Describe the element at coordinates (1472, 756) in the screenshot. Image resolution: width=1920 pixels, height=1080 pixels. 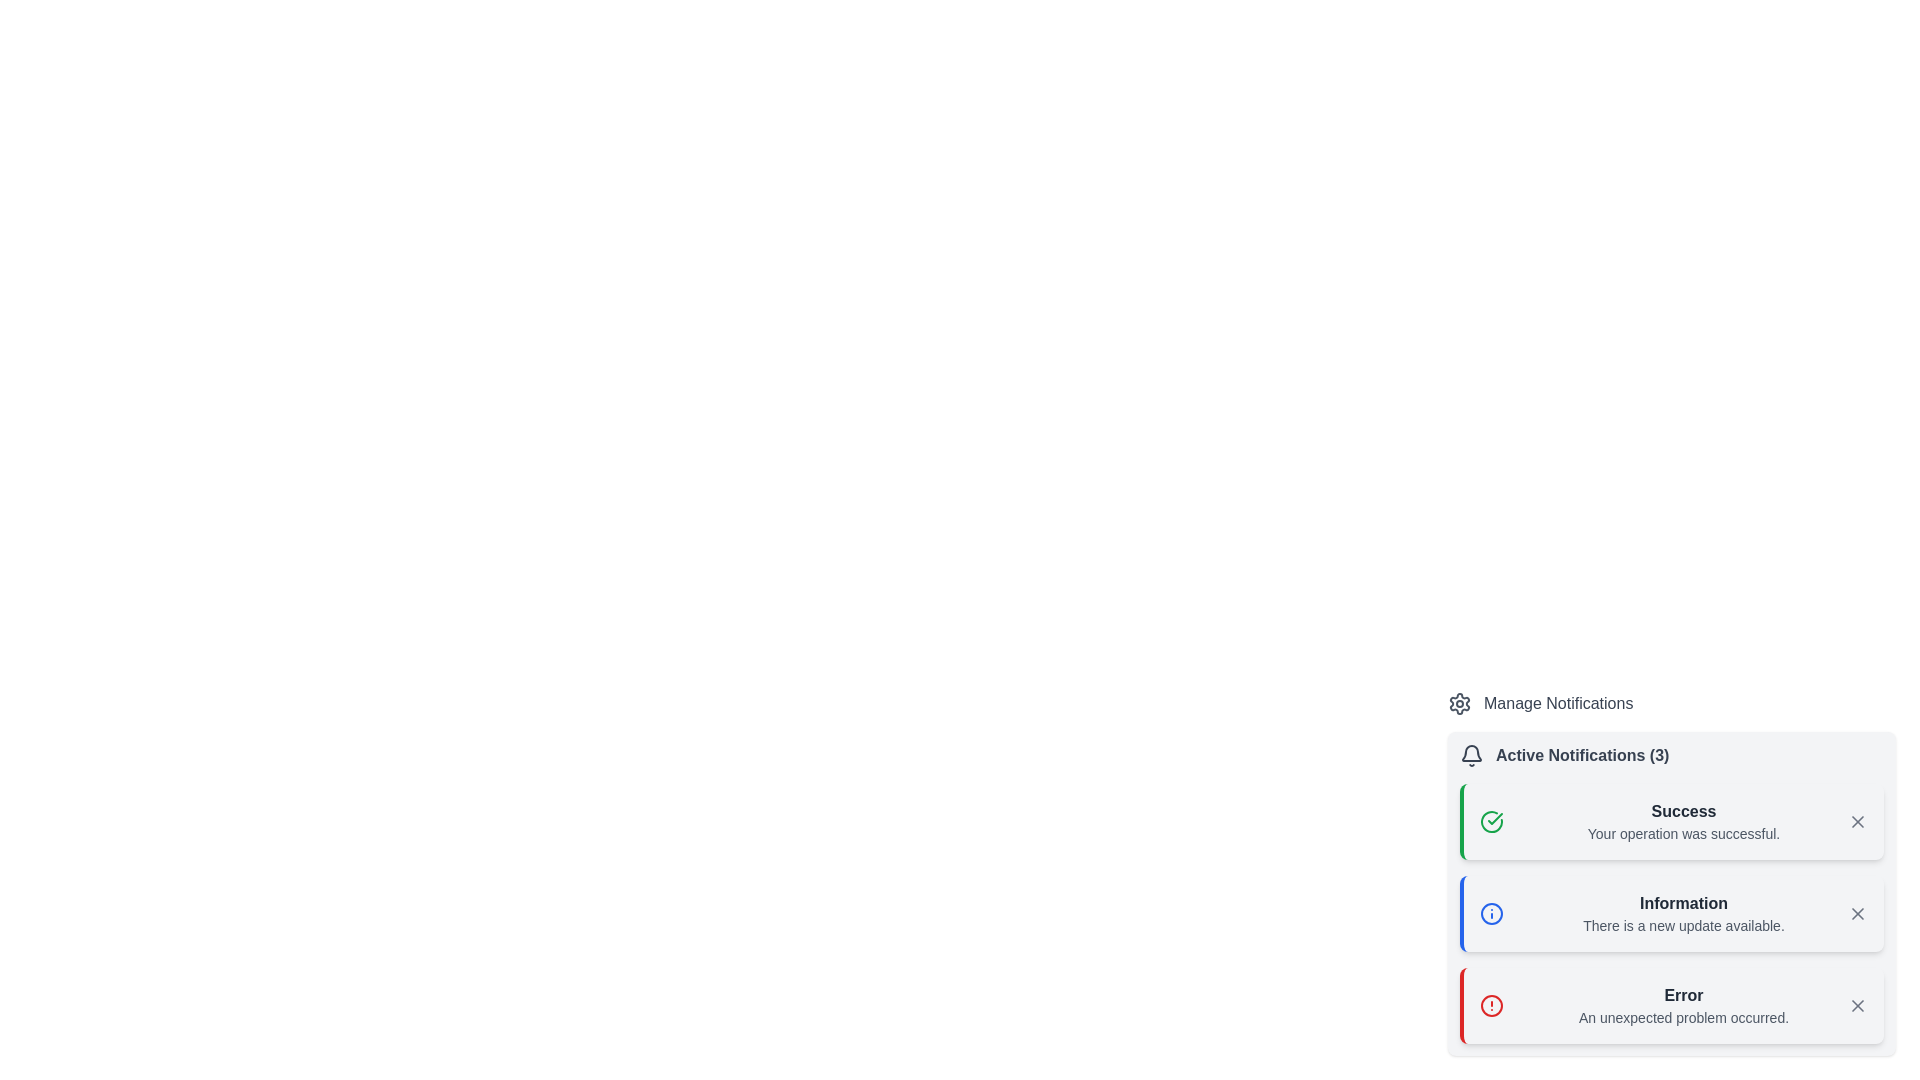
I see `the notification bell icon, which is styled with a simple outline and positioned to the left of the label 'Active Notifications (3)'` at that location.